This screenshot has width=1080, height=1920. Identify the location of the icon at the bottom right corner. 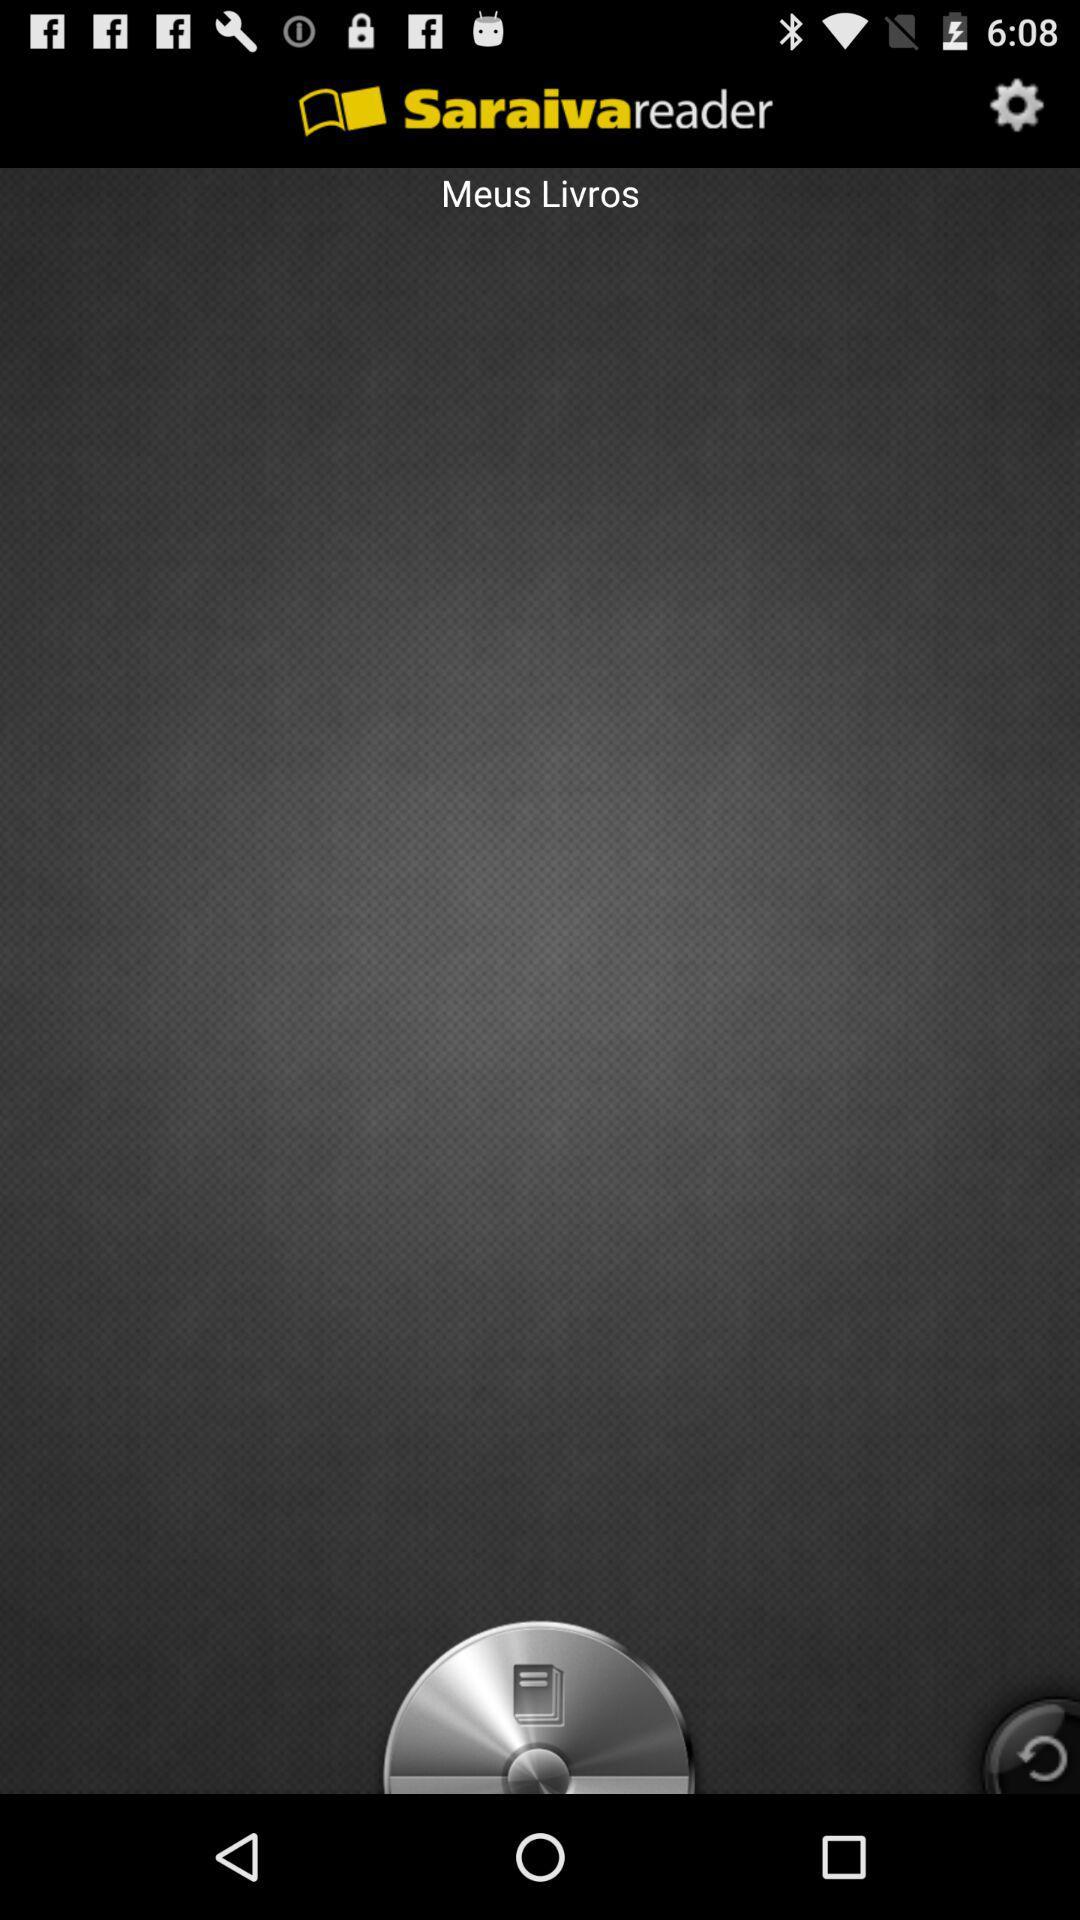
(1012, 1725).